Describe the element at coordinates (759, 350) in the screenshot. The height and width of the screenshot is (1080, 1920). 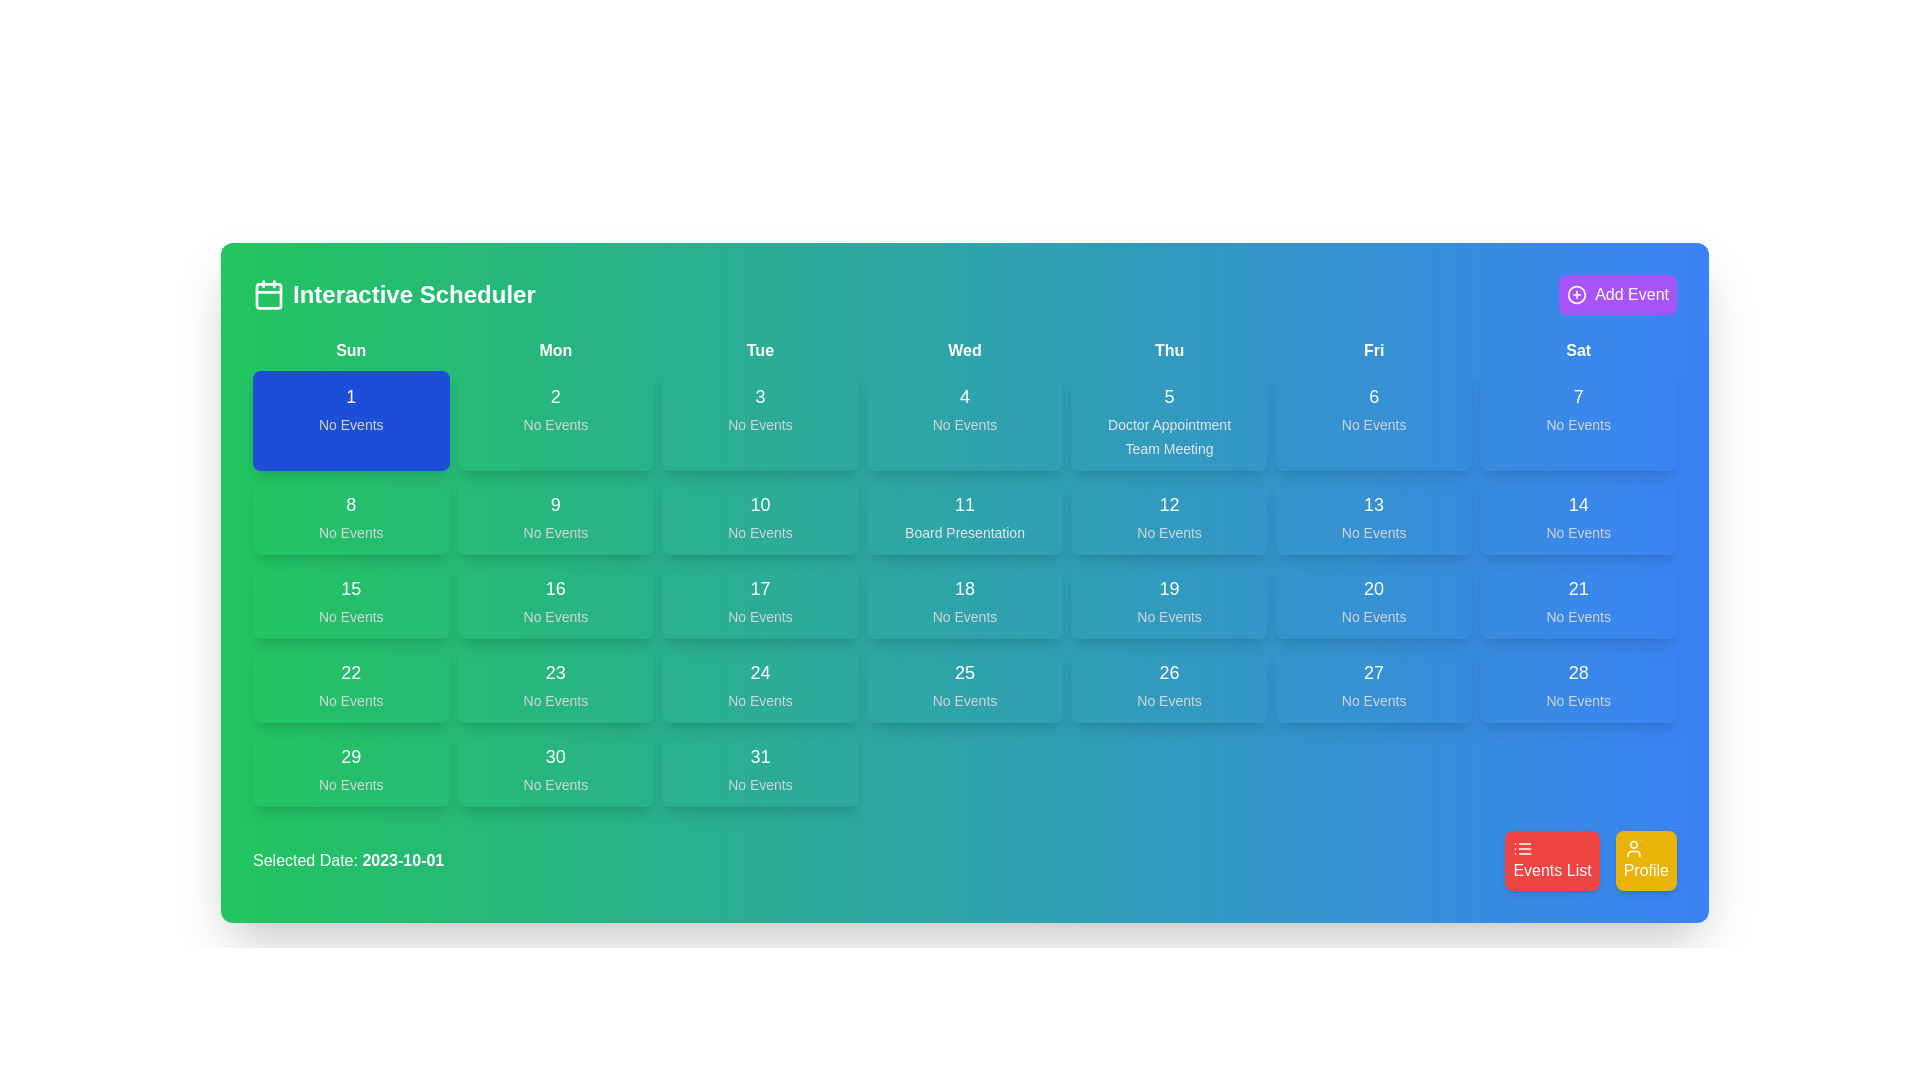
I see `the static text label indicating 'Tuesday' in the calendar header, positioned between 'Mon' and 'Wed'` at that location.